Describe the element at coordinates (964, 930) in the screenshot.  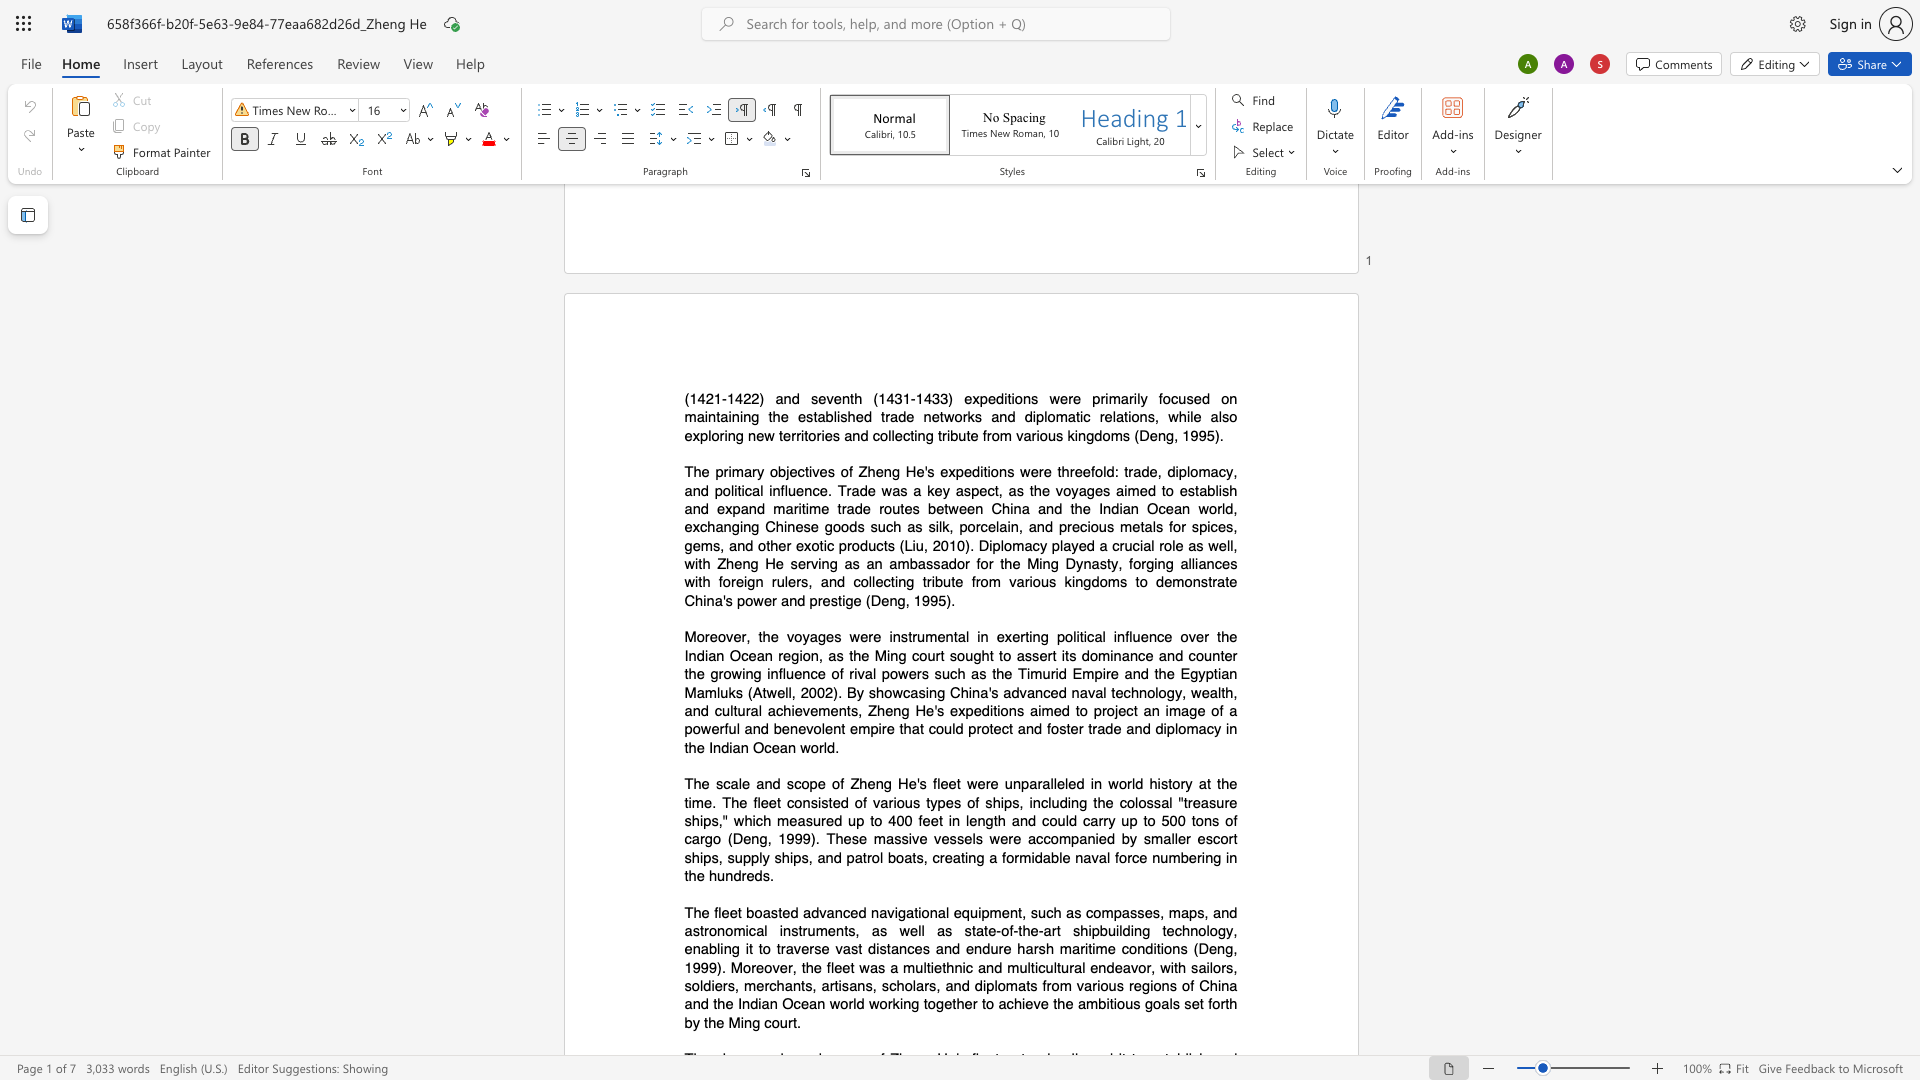
I see `the subset text "state-of-the" within the text "state-of-the-art"` at that location.